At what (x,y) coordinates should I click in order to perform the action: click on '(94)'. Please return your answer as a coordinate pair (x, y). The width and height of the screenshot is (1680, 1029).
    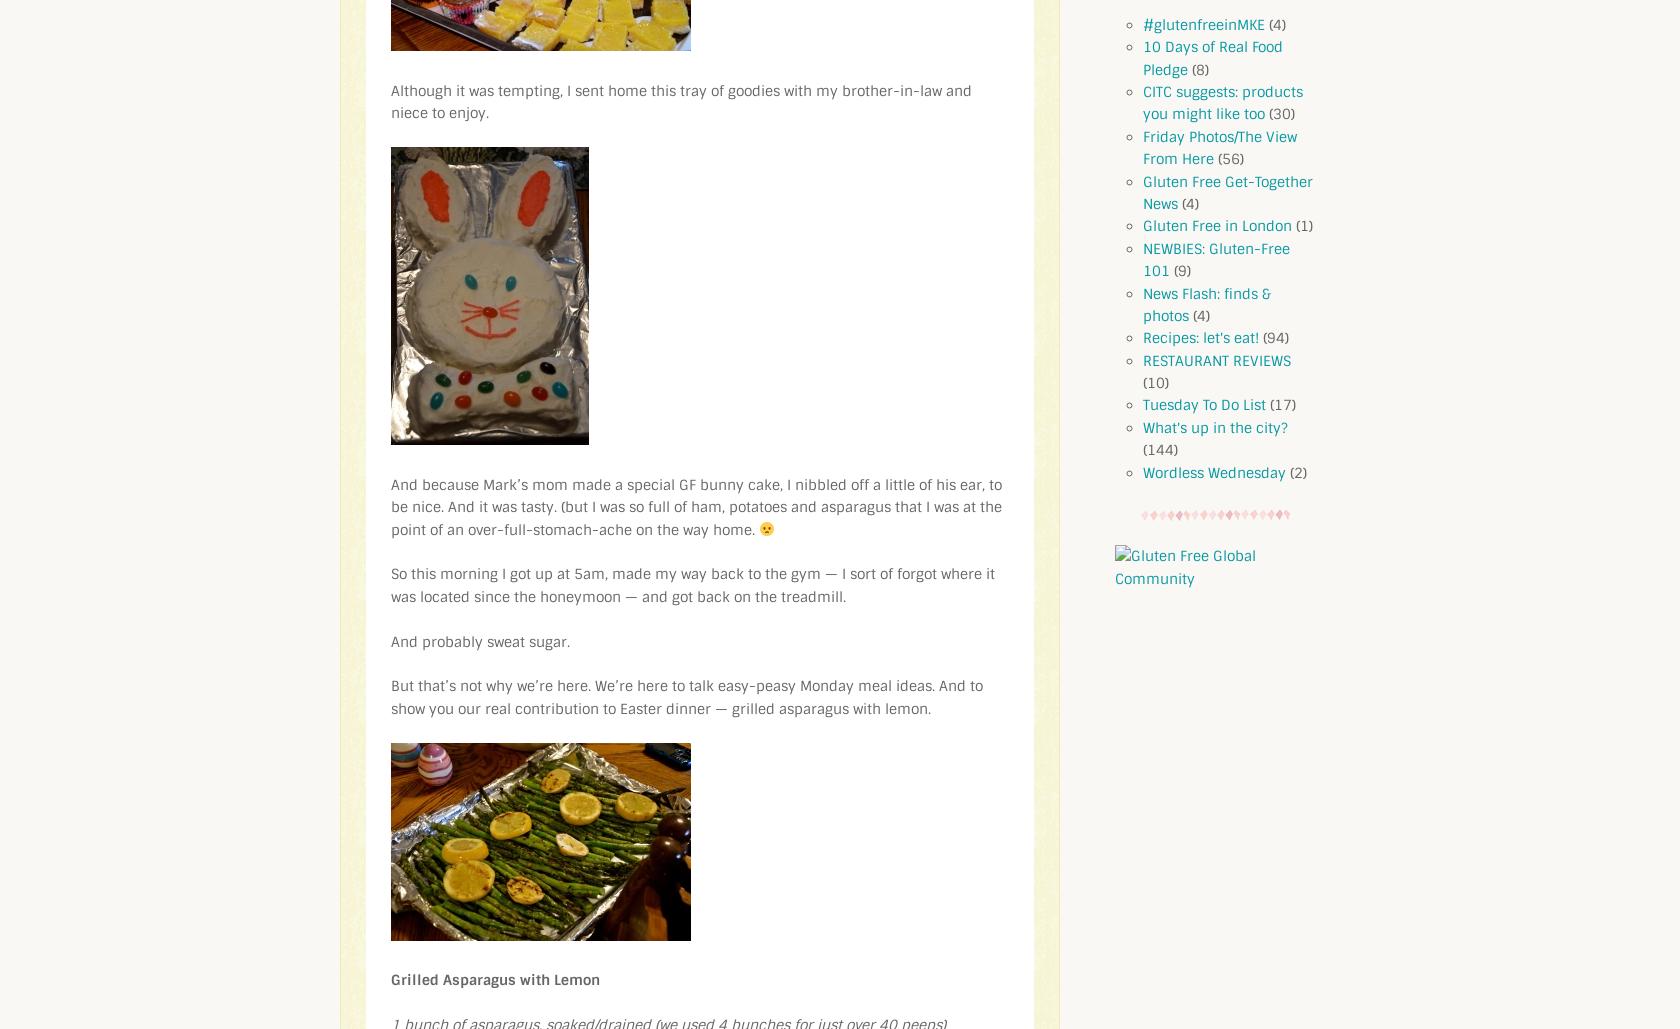
    Looking at the image, I should click on (1258, 338).